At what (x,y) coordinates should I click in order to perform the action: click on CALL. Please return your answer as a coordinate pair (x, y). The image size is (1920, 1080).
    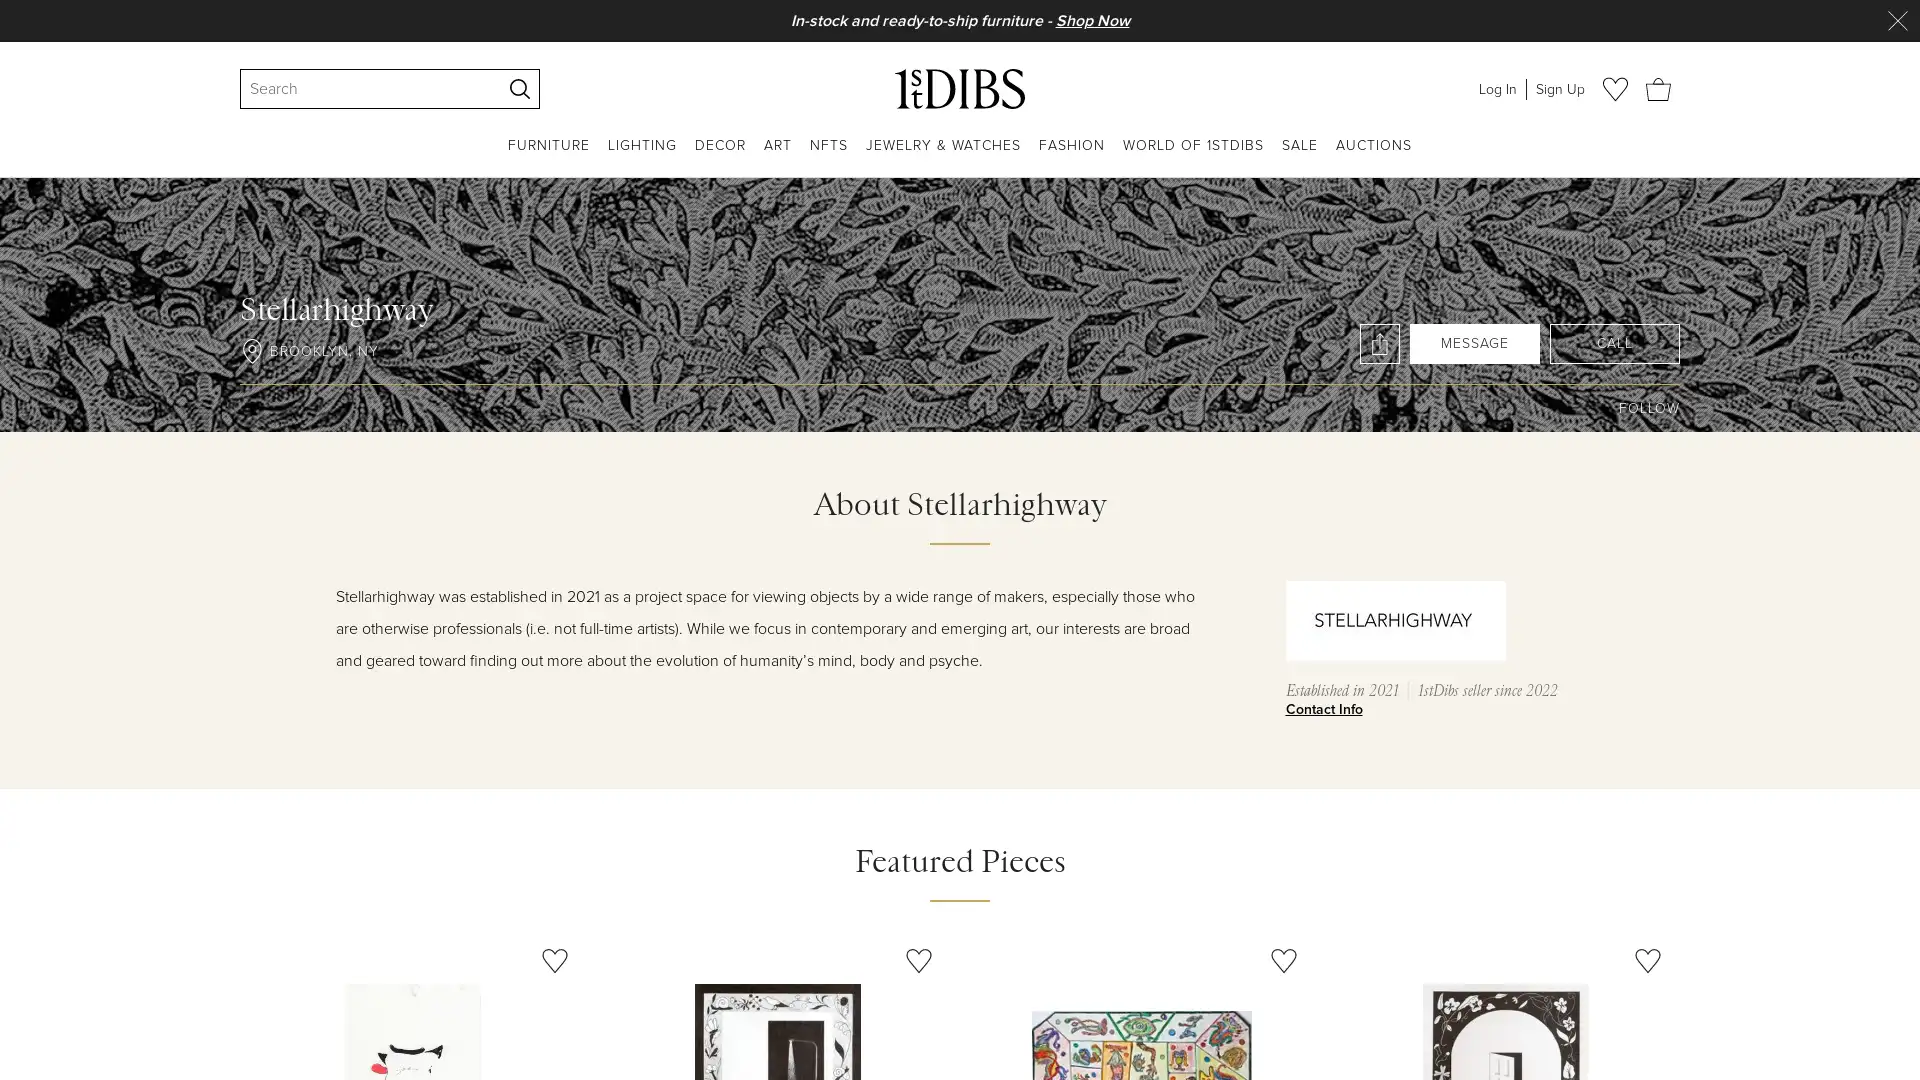
    Looking at the image, I should click on (1614, 342).